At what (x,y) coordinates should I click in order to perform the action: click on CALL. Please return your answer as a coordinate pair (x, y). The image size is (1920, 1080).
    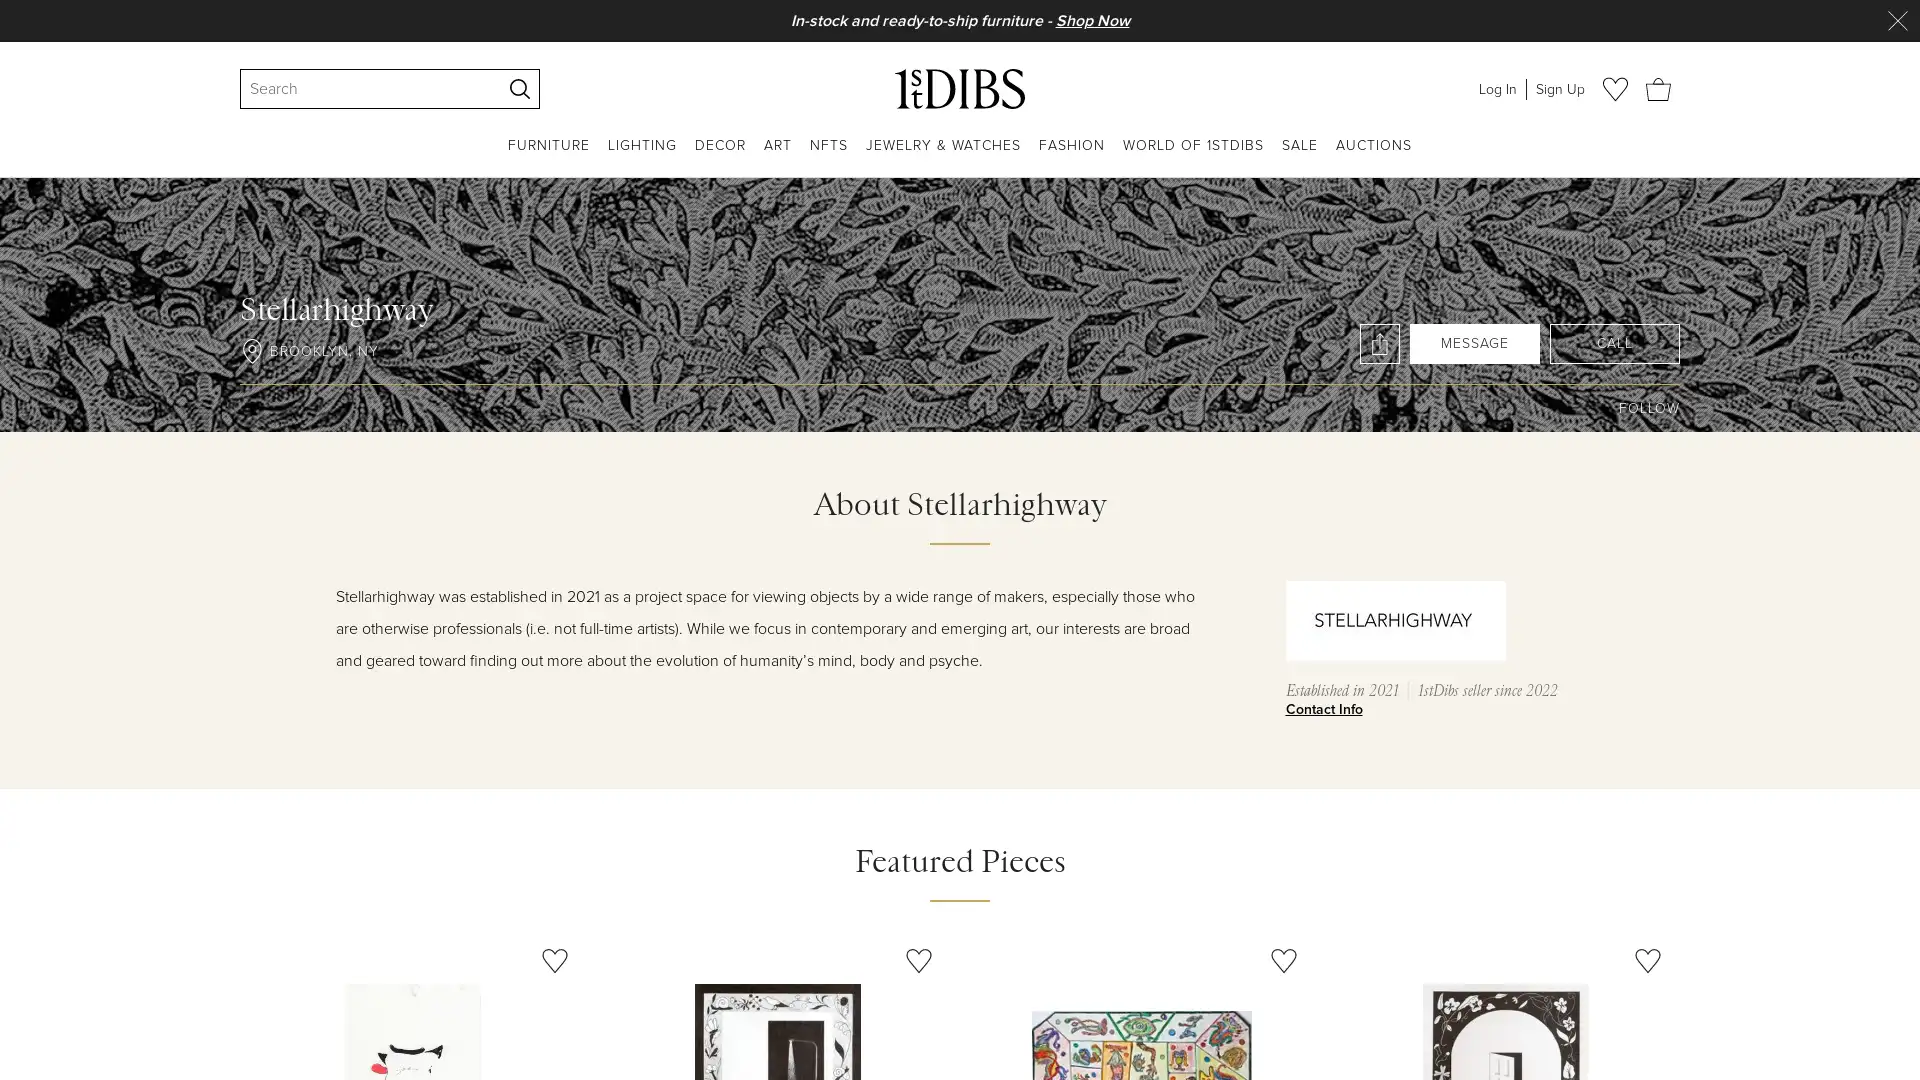
    Looking at the image, I should click on (1614, 342).